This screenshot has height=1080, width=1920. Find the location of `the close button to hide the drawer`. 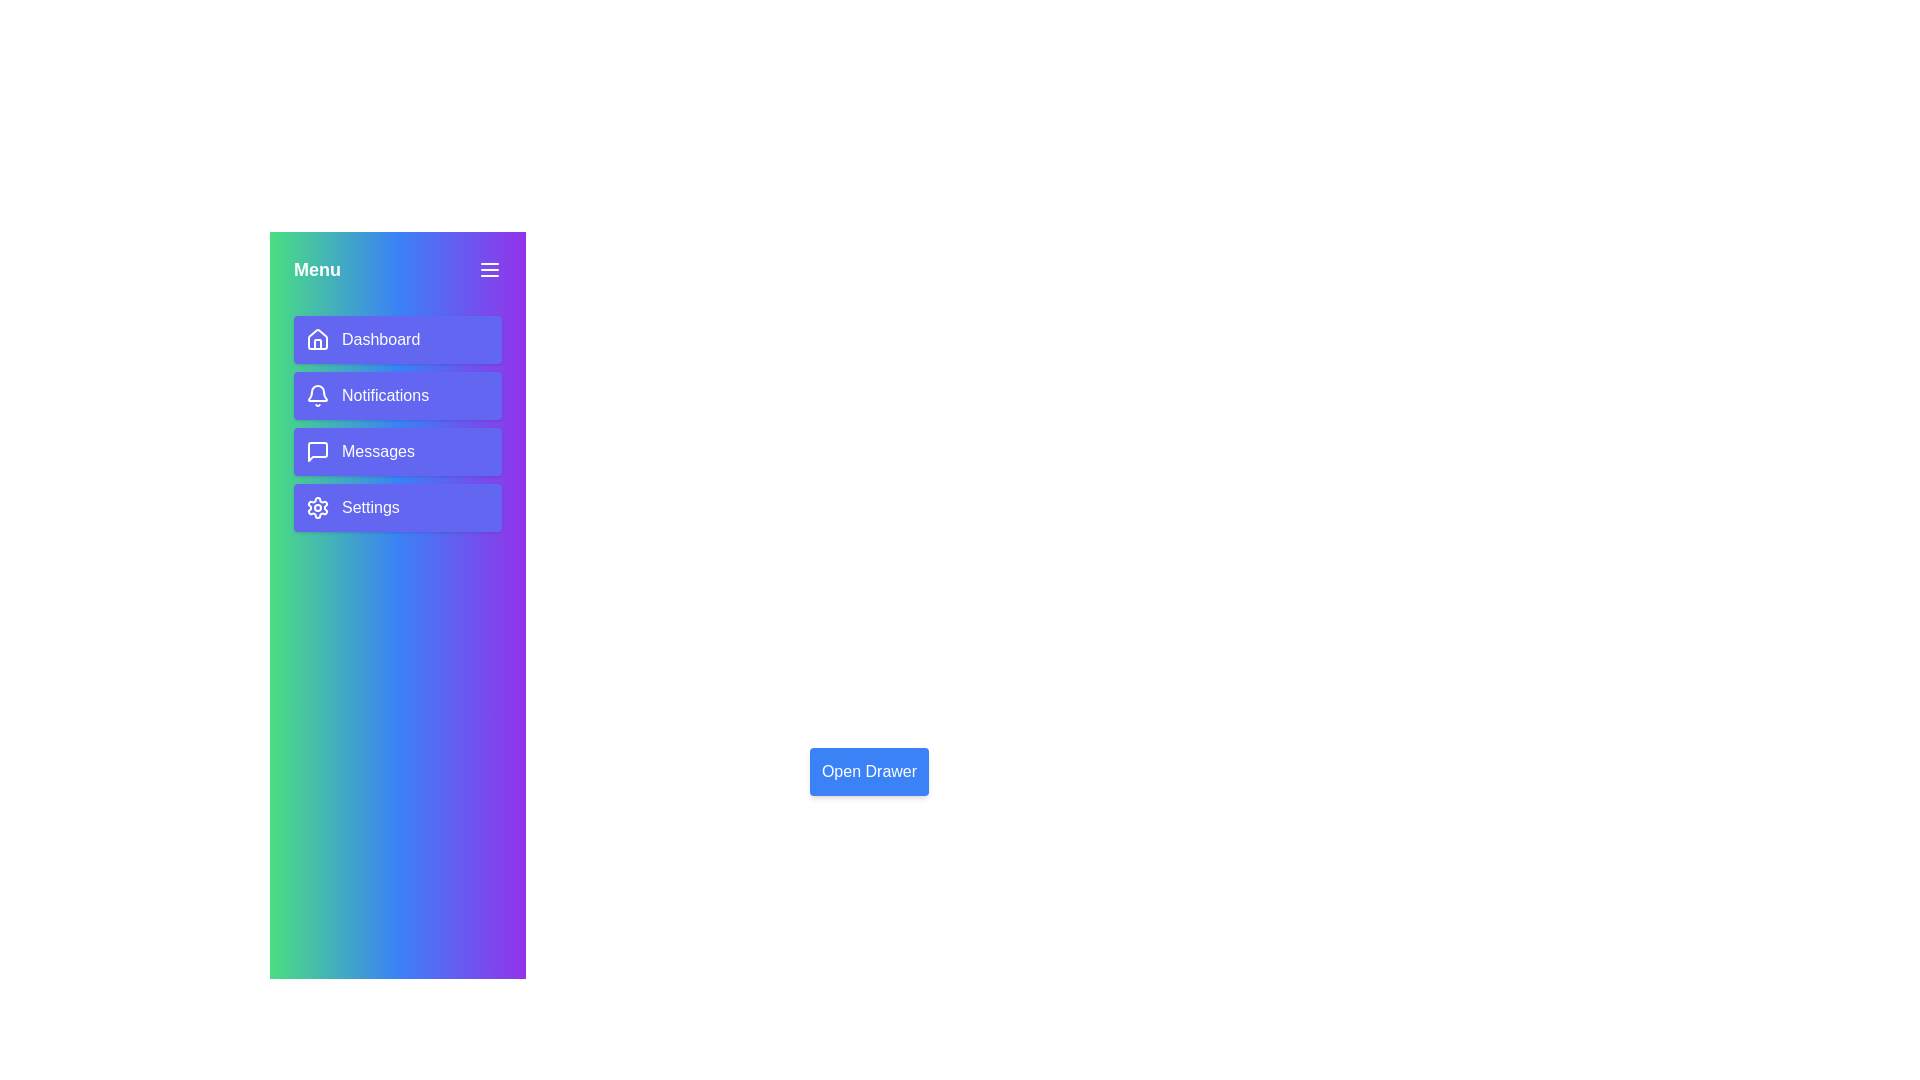

the close button to hide the drawer is located at coordinates (489, 270).